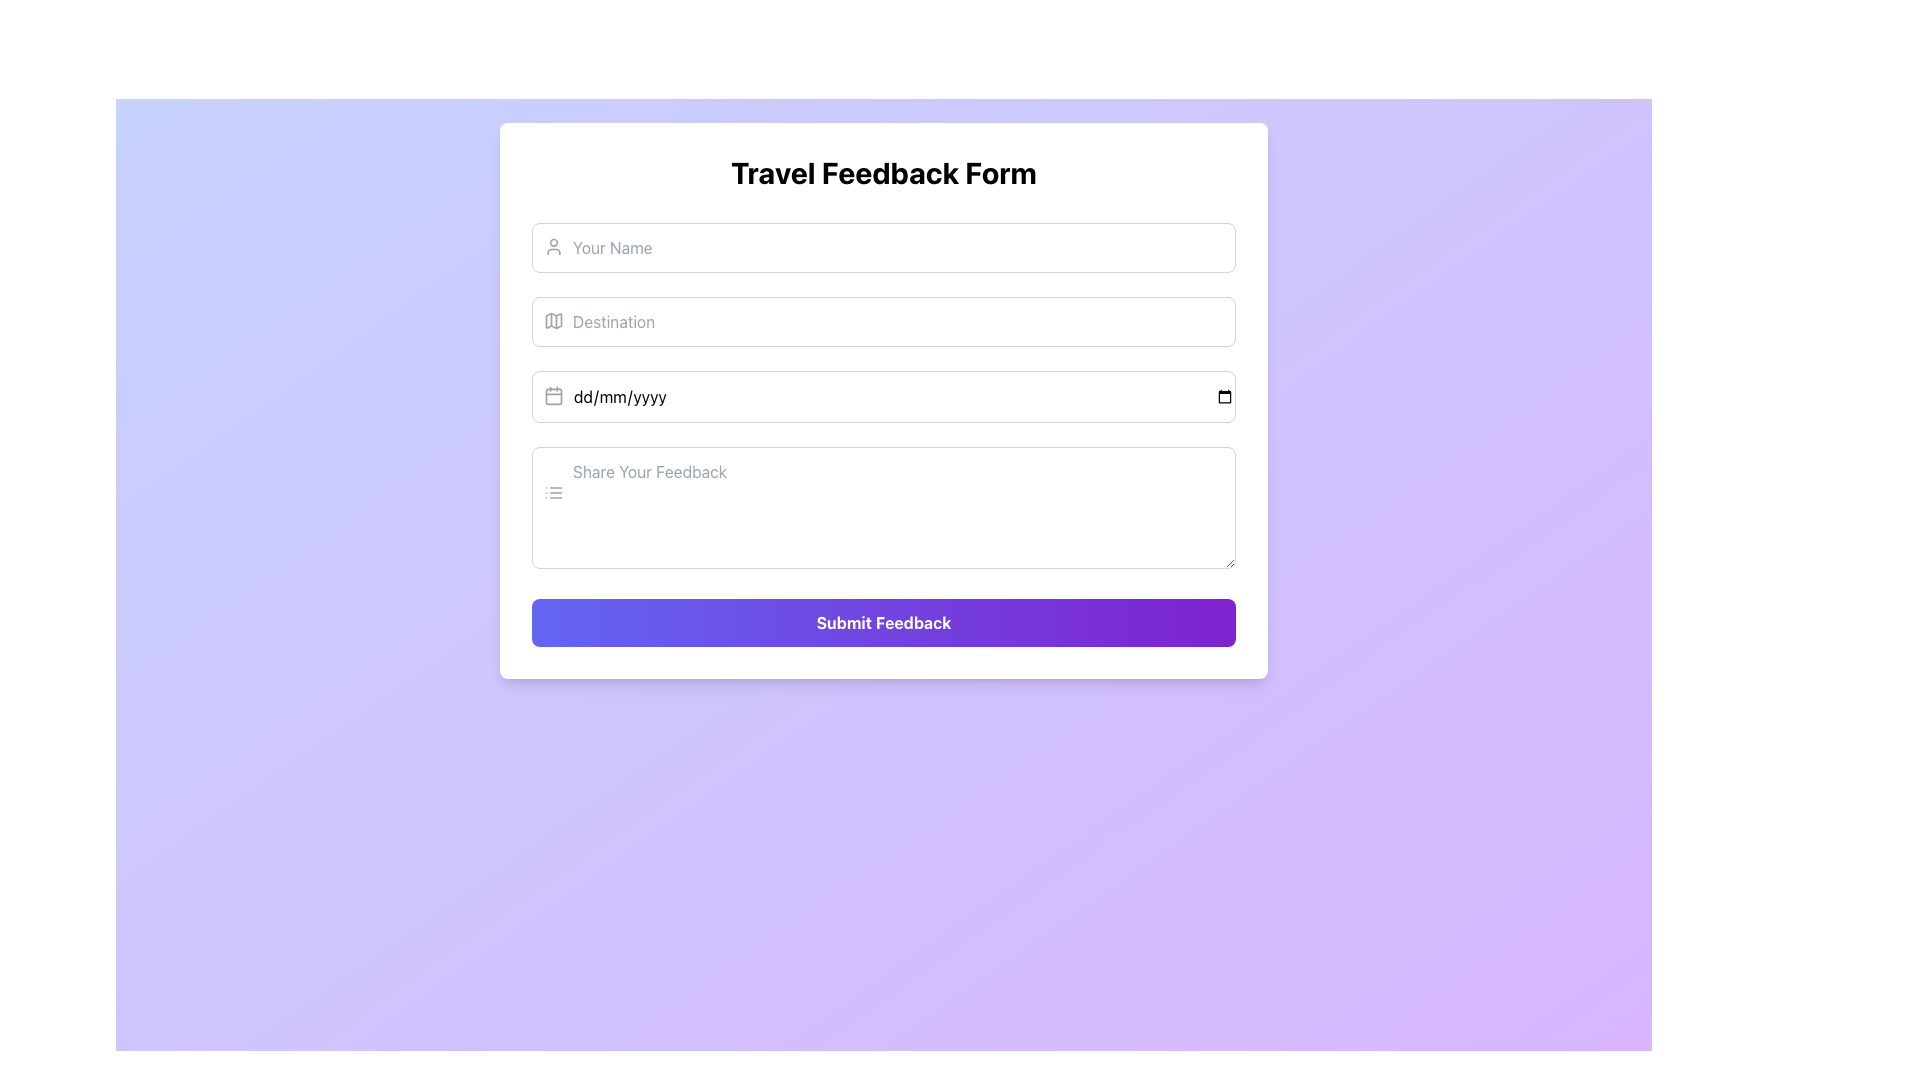 This screenshot has width=1920, height=1080. I want to click on the map icon located to the left of the 'Destination' input field in the form, so click(553, 319).